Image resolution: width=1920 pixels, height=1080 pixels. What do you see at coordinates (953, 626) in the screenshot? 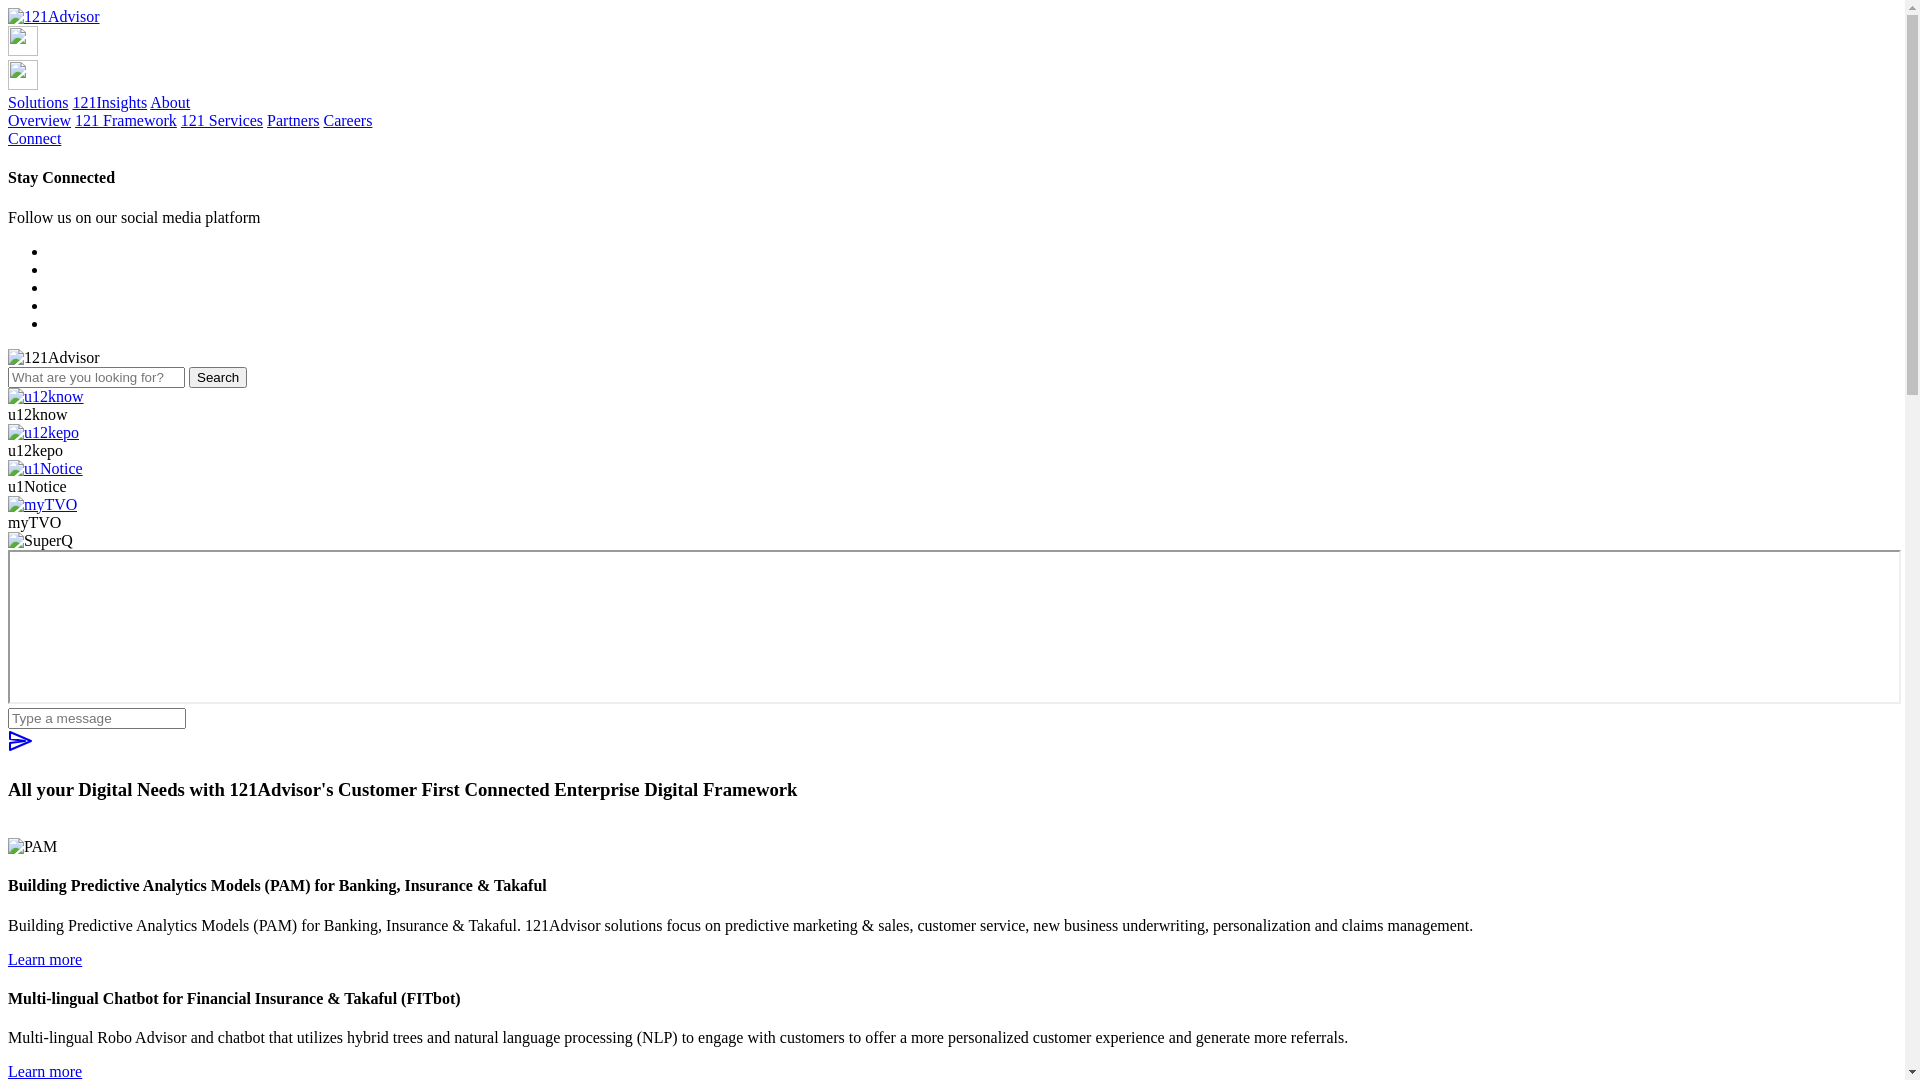
I see `'SuperQ'` at bounding box center [953, 626].